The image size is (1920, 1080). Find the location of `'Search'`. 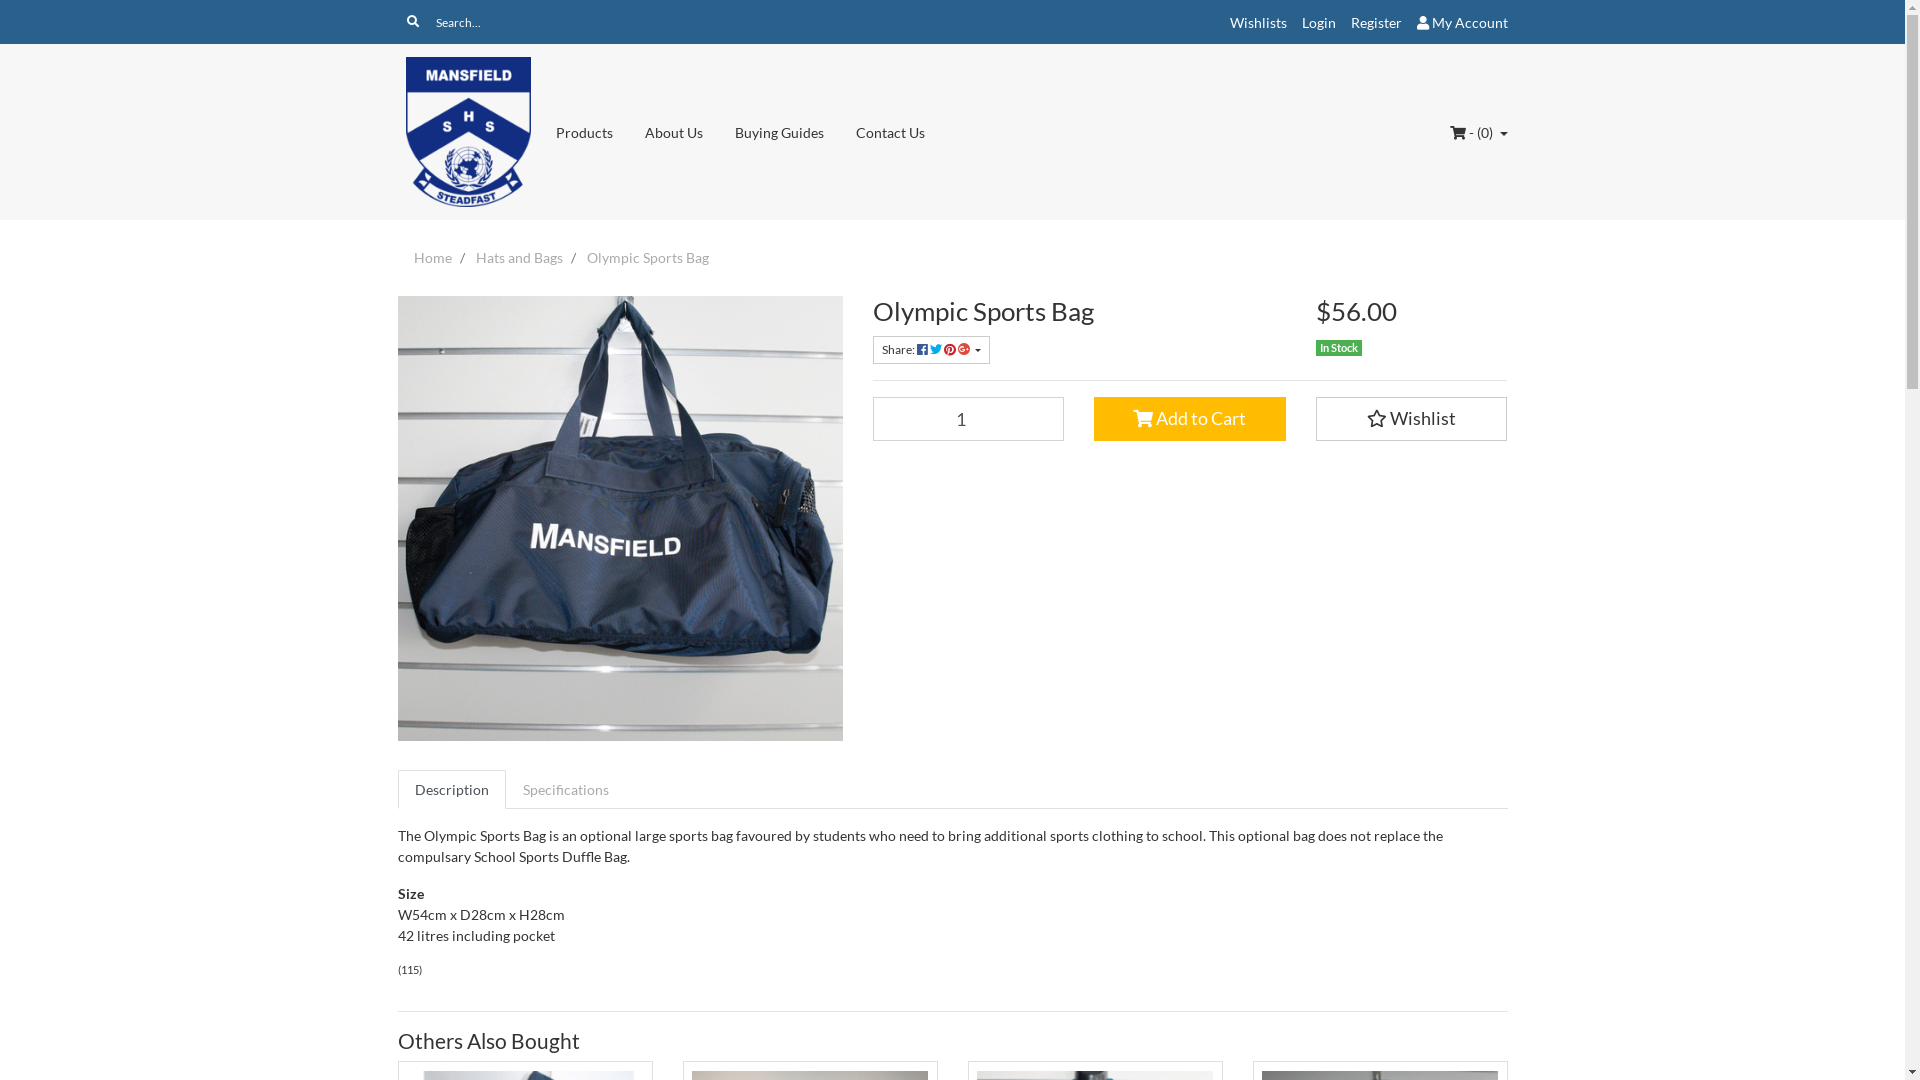

'Search' is located at coordinates (411, 22).